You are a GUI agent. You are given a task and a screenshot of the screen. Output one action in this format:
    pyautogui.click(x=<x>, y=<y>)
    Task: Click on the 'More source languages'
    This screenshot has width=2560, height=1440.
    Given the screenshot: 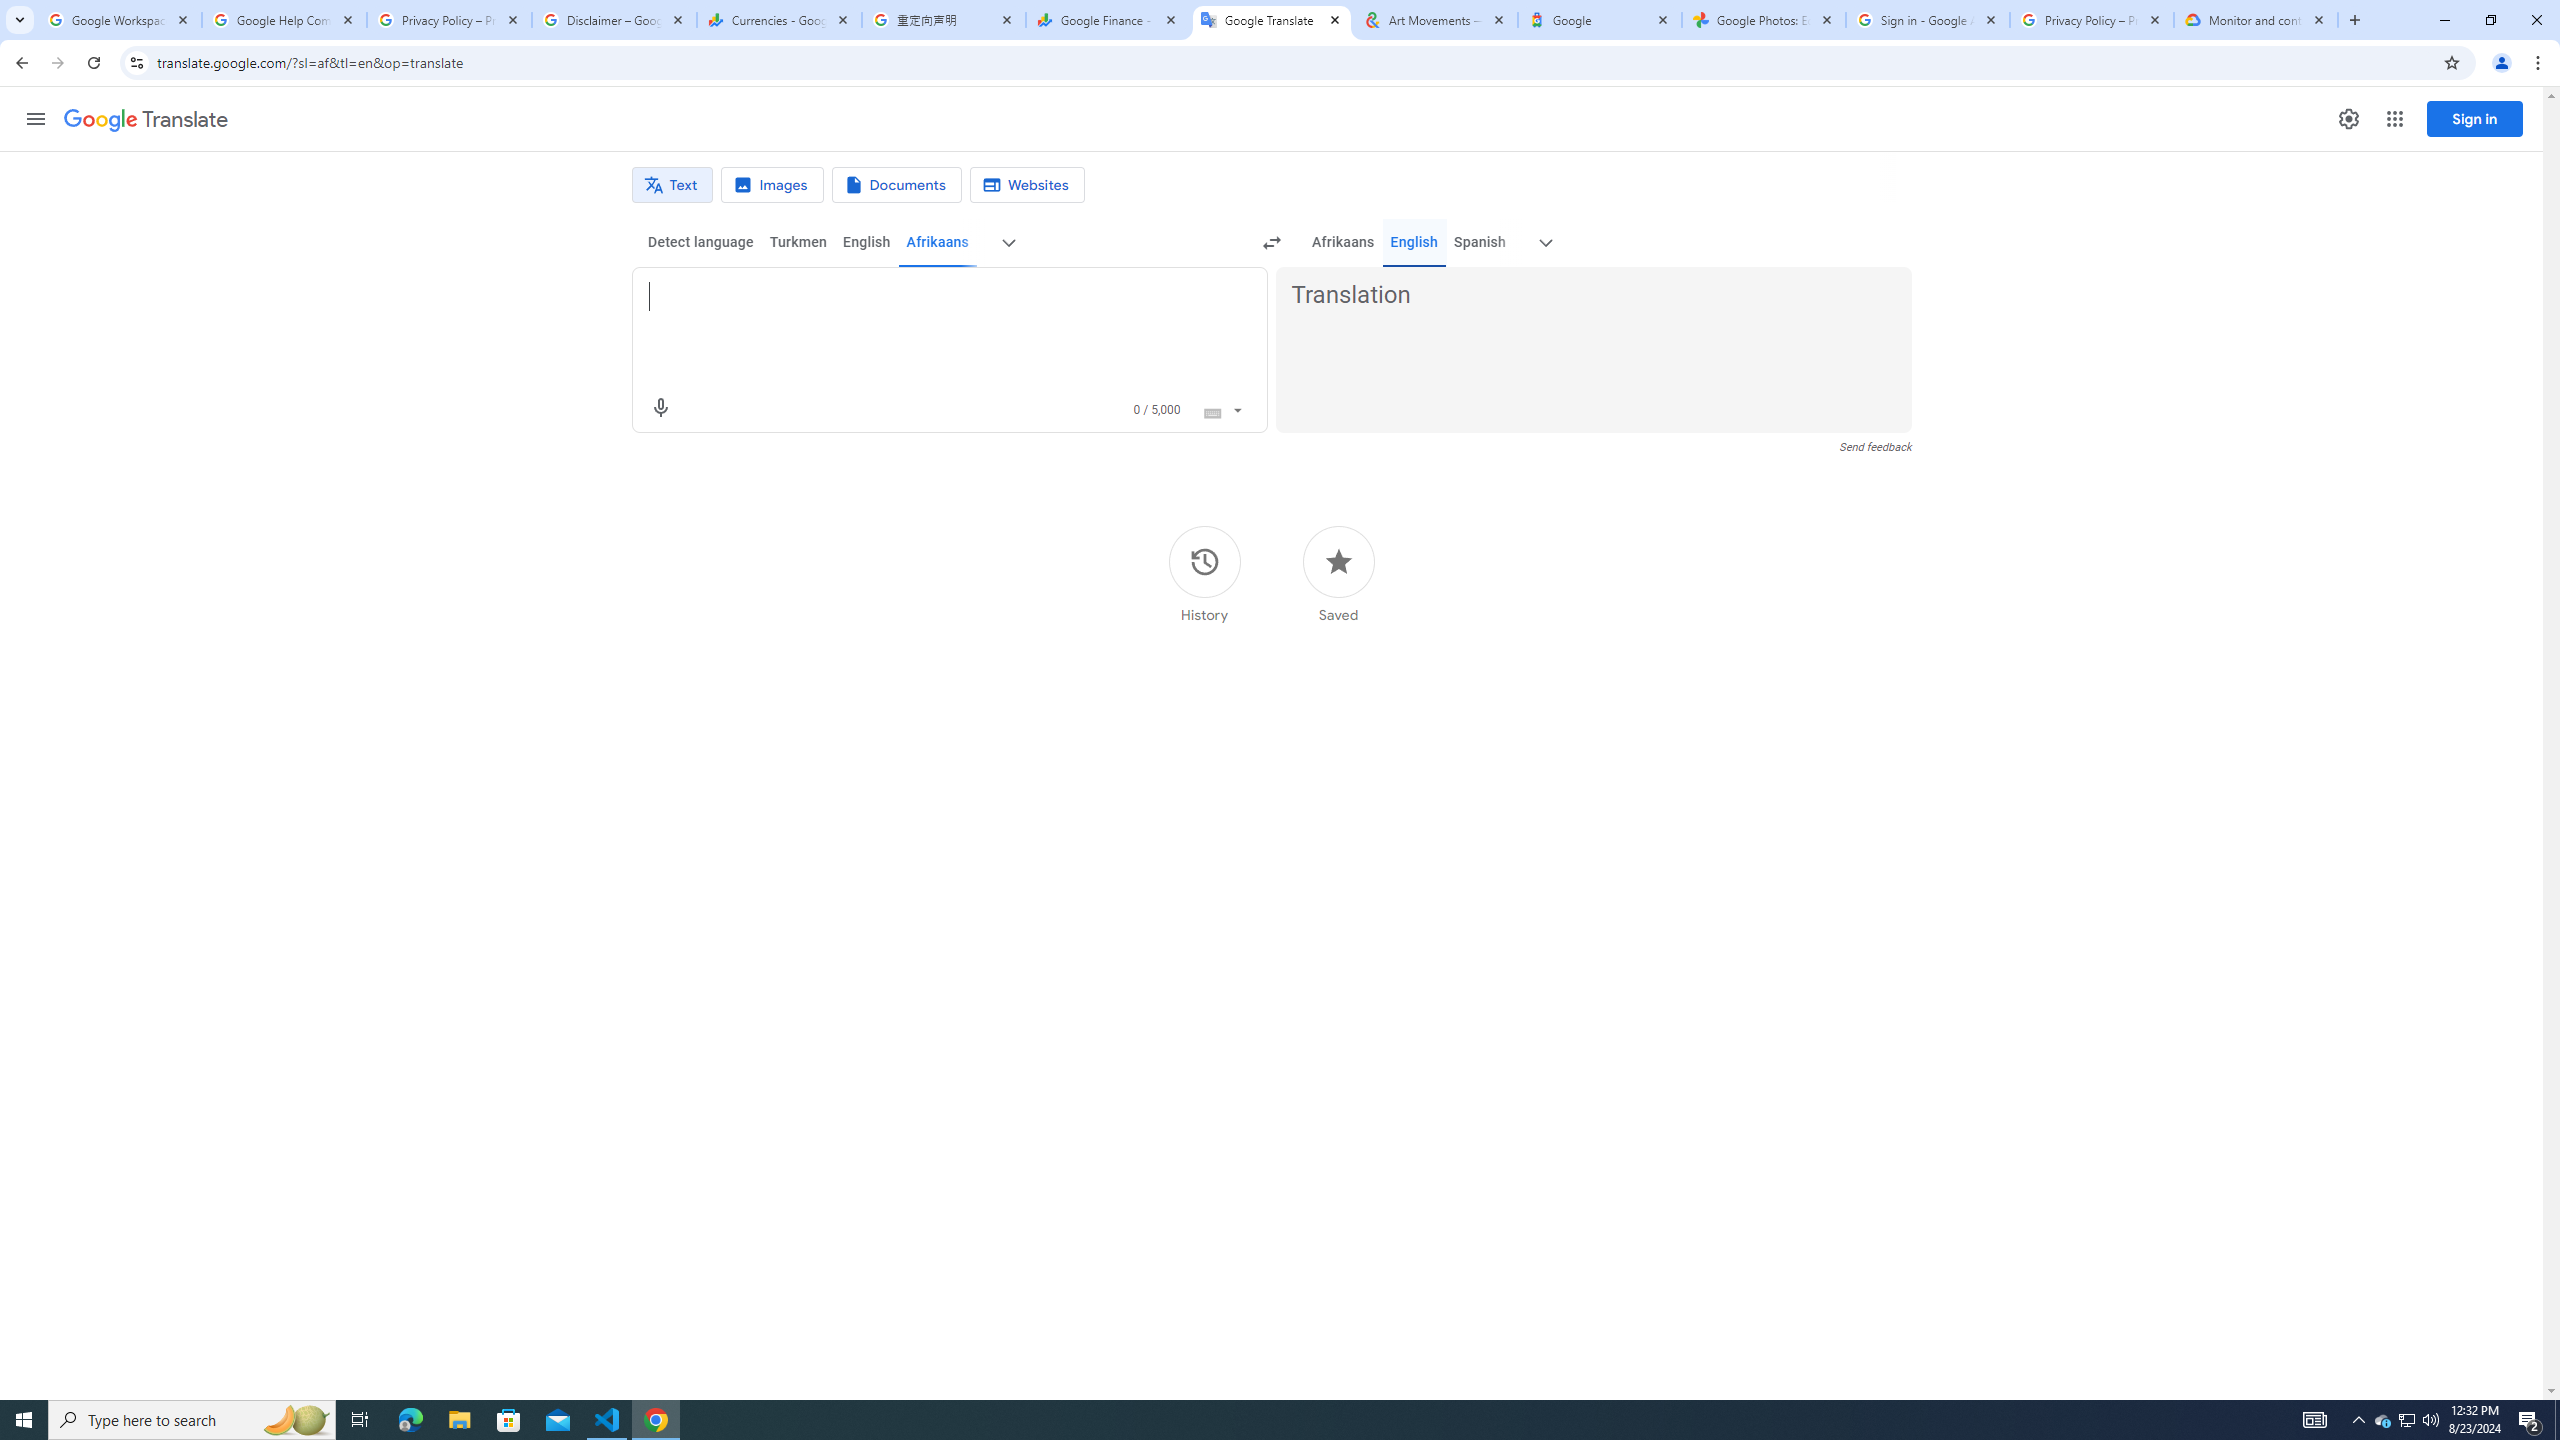 What is the action you would take?
    pyautogui.click(x=1007, y=242)
    